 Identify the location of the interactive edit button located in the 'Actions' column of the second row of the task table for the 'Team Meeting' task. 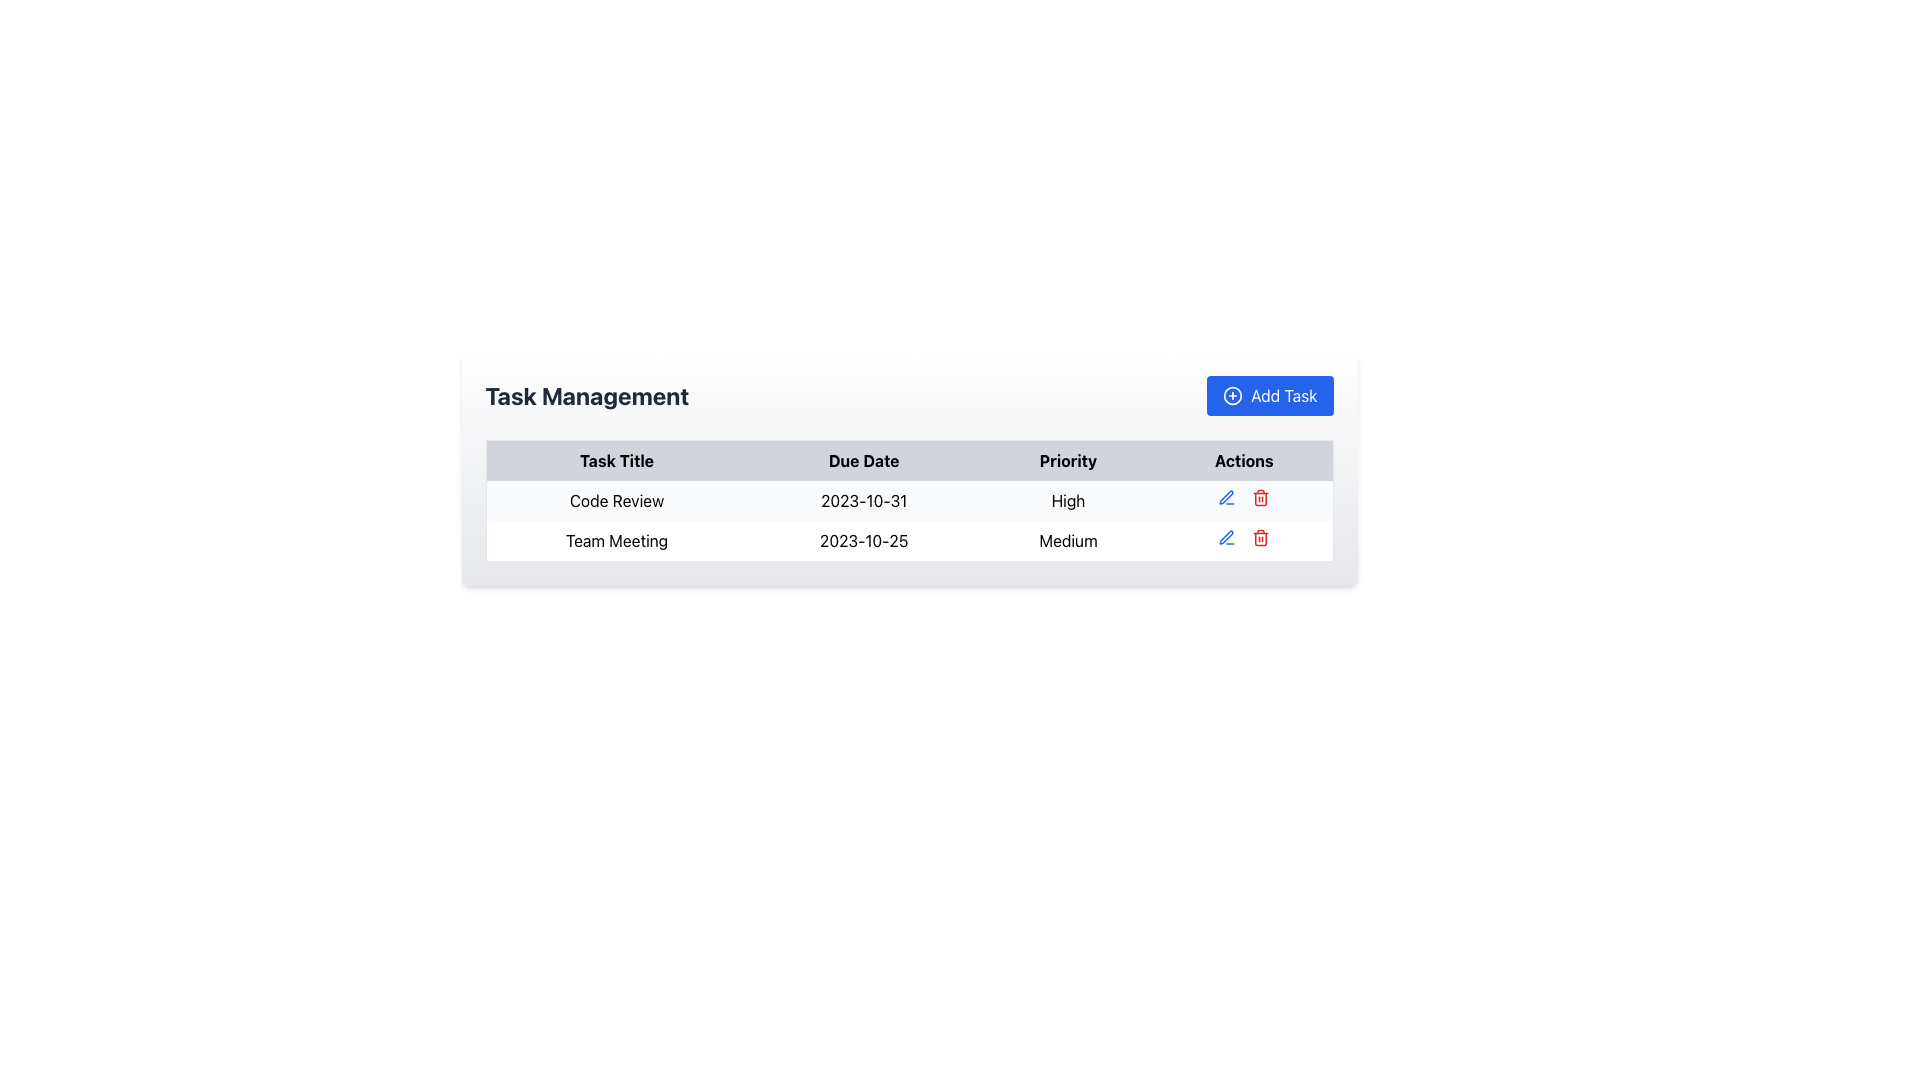
(1225, 496).